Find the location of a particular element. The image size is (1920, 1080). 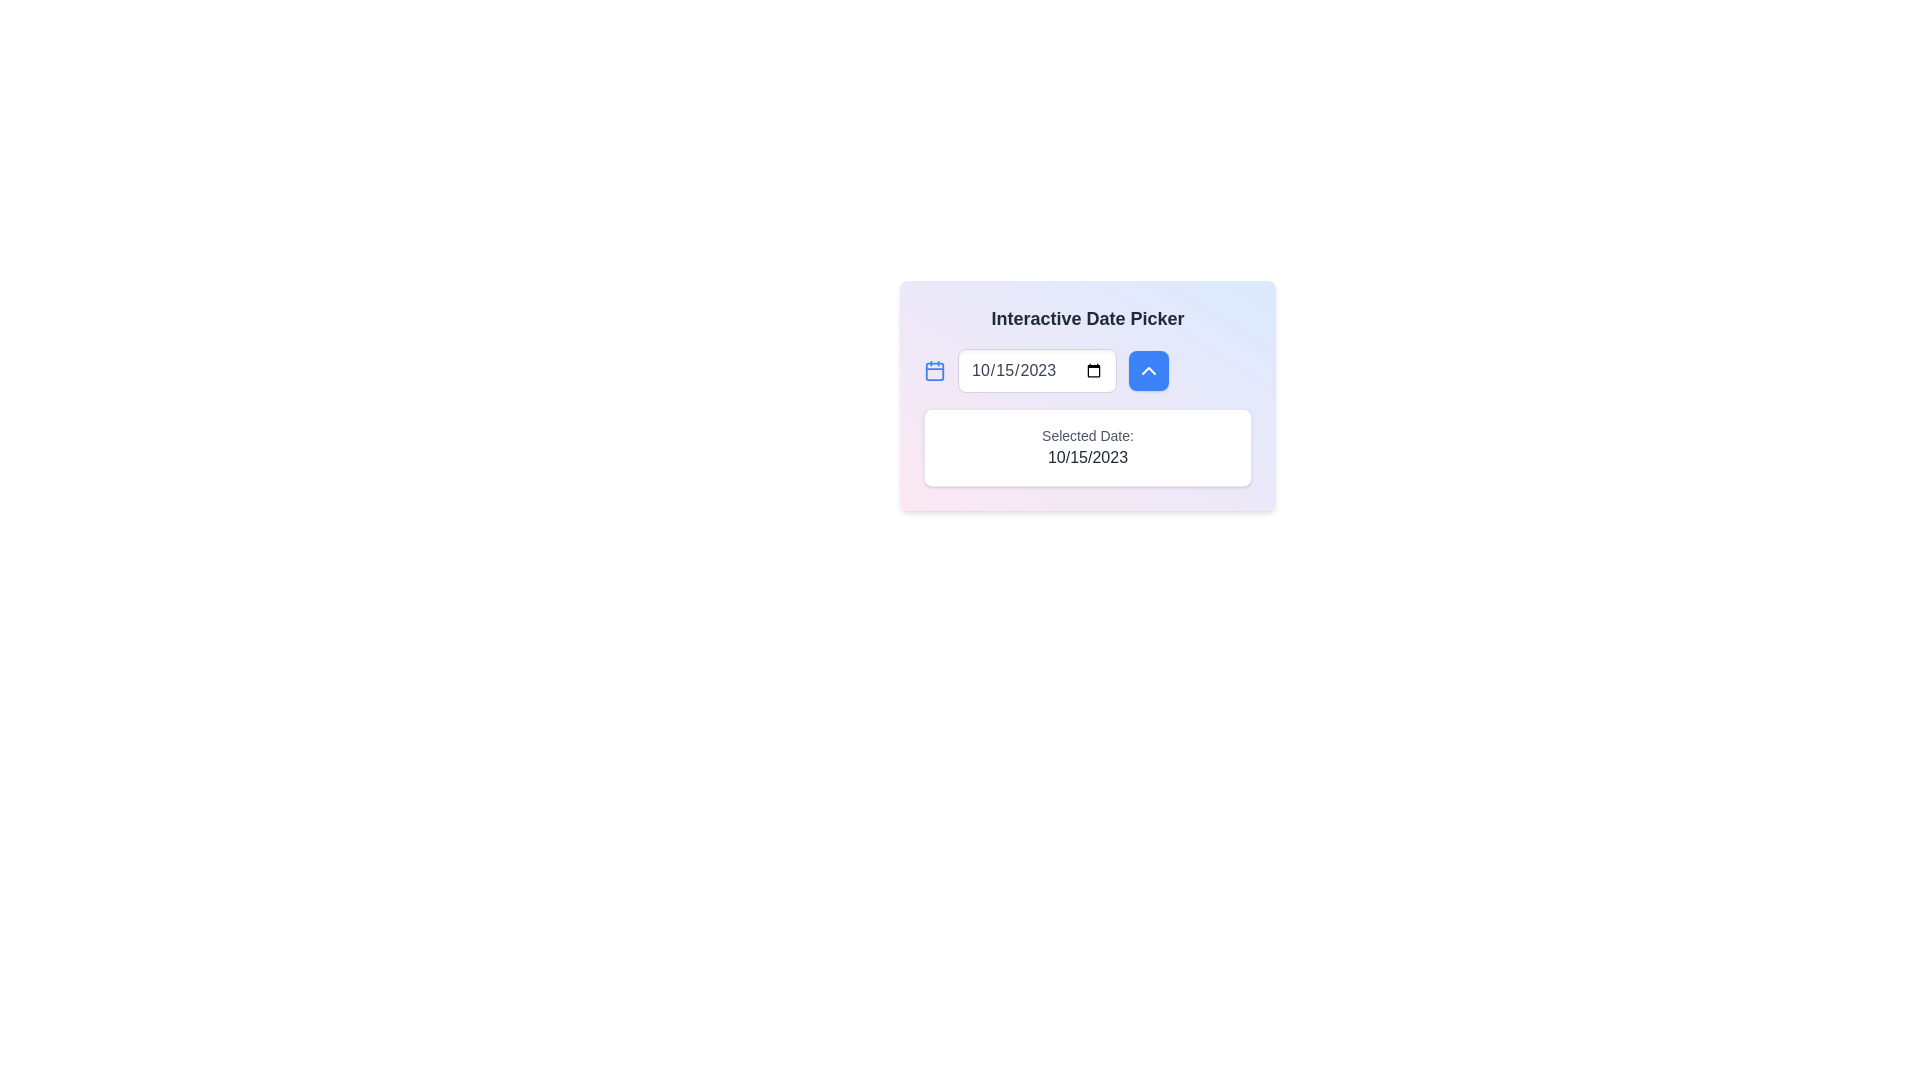

the button located at the right end of the date input field is located at coordinates (1148, 370).